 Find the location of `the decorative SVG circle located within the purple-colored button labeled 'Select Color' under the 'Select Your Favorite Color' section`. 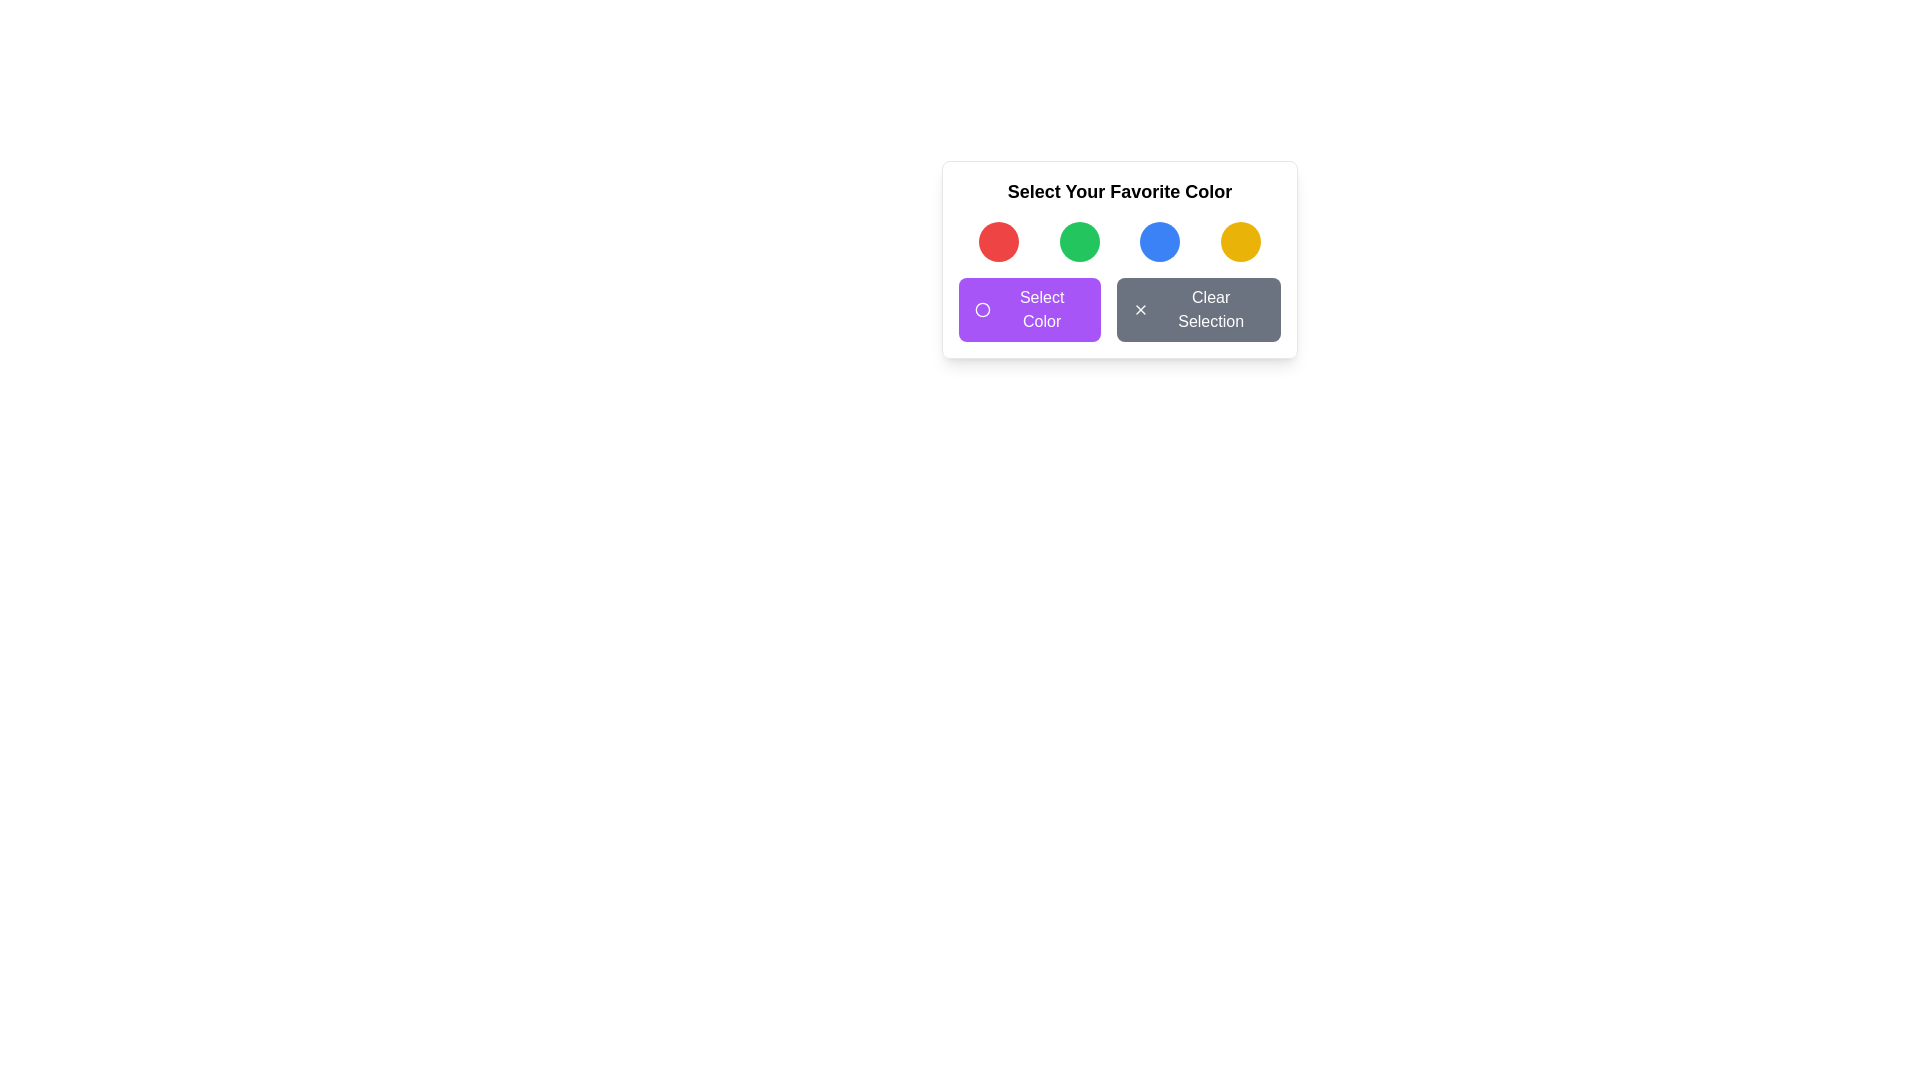

the decorative SVG circle located within the purple-colored button labeled 'Select Color' under the 'Select Your Favorite Color' section is located at coordinates (983, 309).